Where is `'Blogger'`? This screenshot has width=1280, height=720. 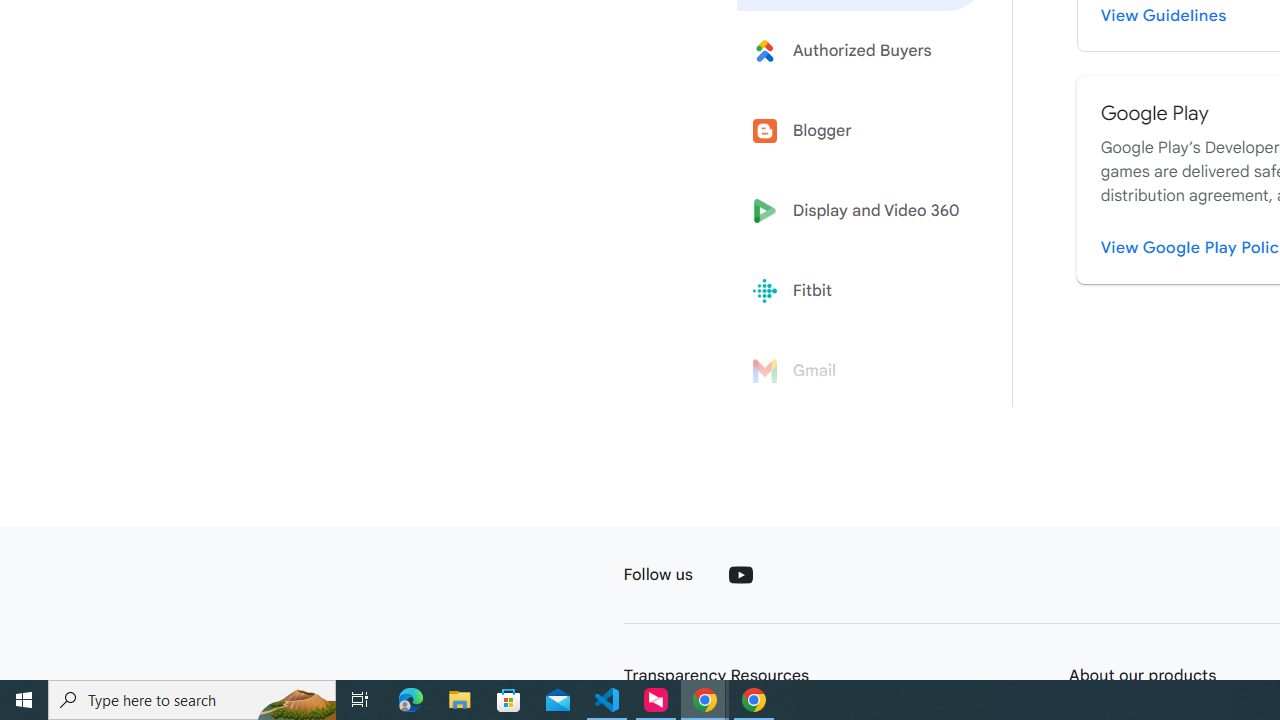
'Blogger' is located at coordinates (862, 131).